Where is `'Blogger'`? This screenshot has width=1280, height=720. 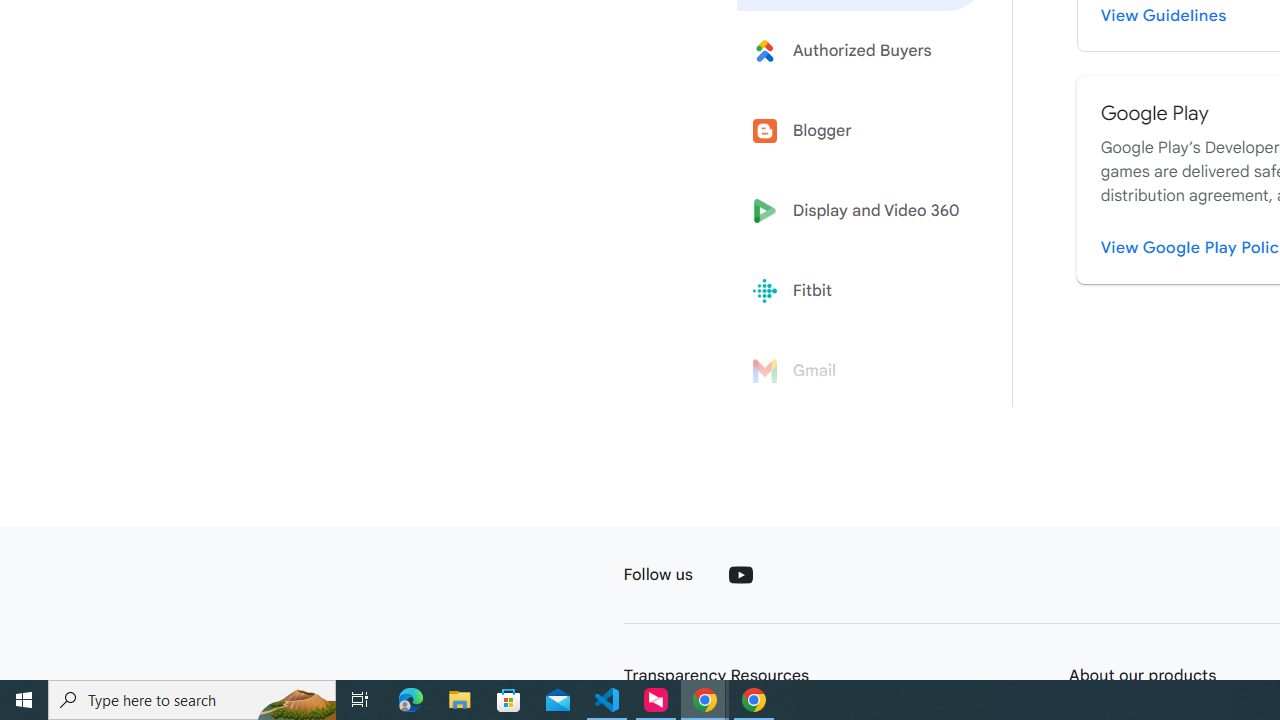
'Blogger' is located at coordinates (862, 131).